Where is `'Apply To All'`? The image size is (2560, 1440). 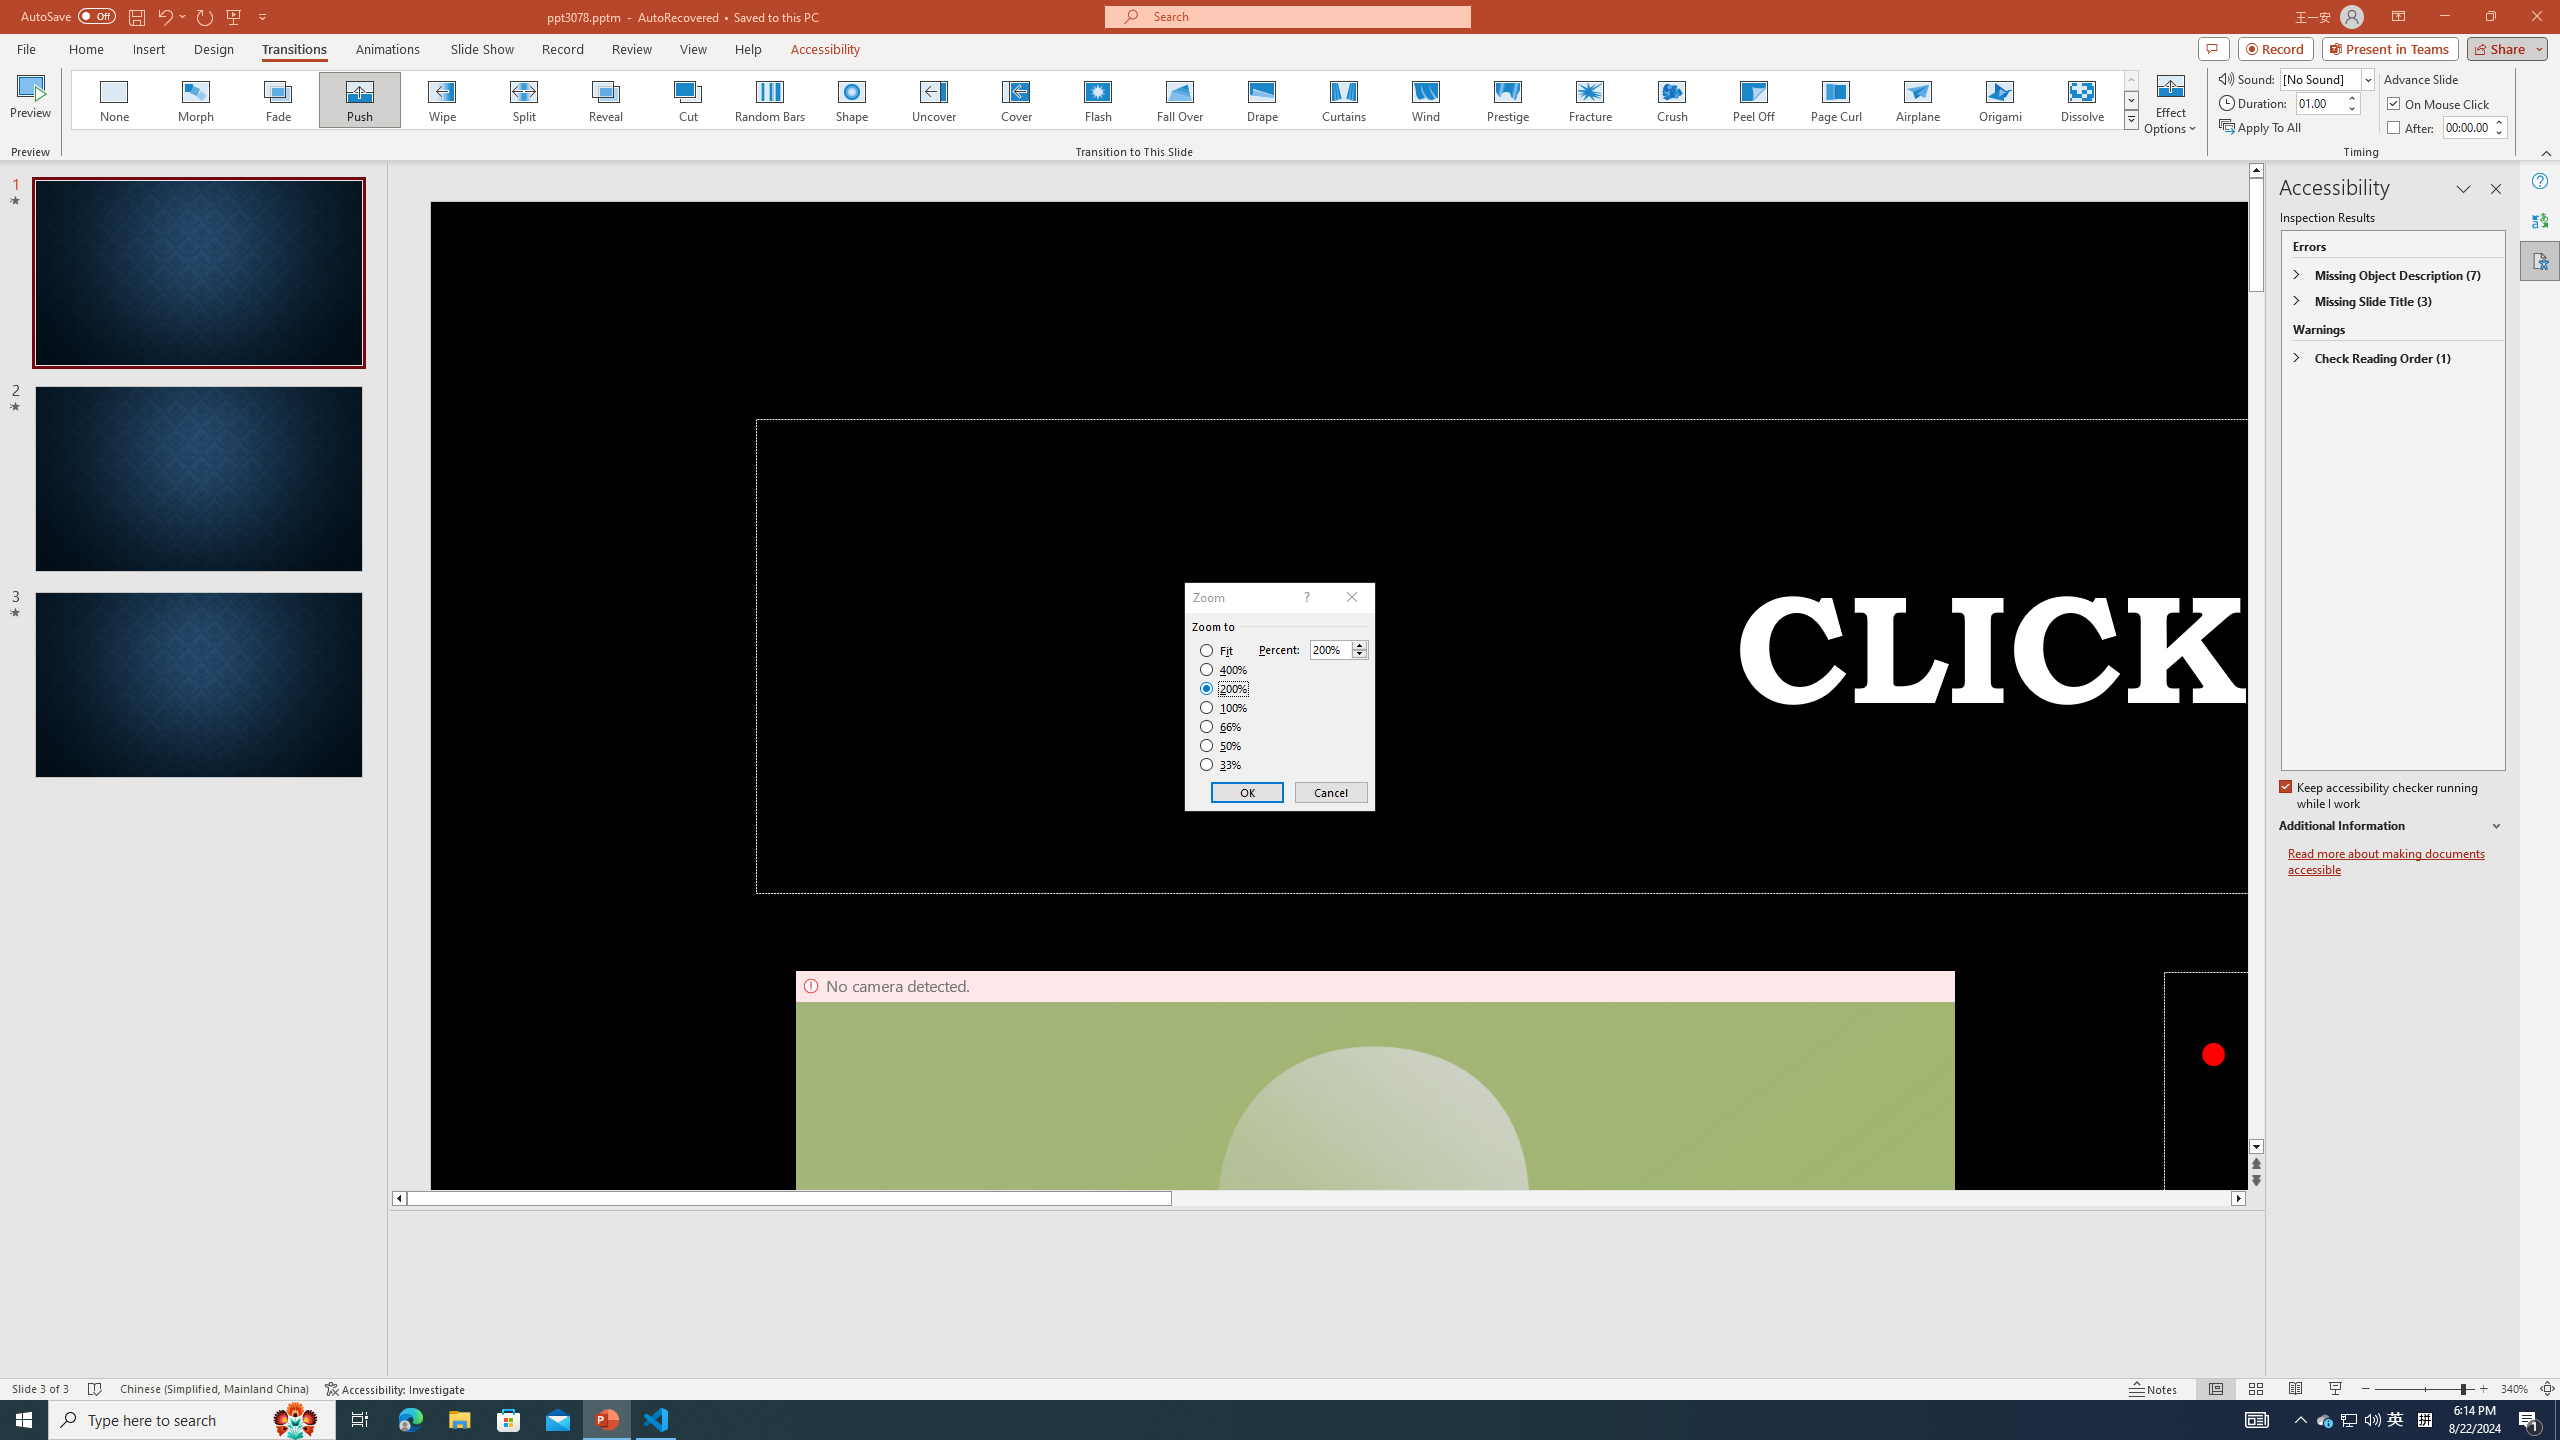 'Apply To All' is located at coordinates (2262, 127).